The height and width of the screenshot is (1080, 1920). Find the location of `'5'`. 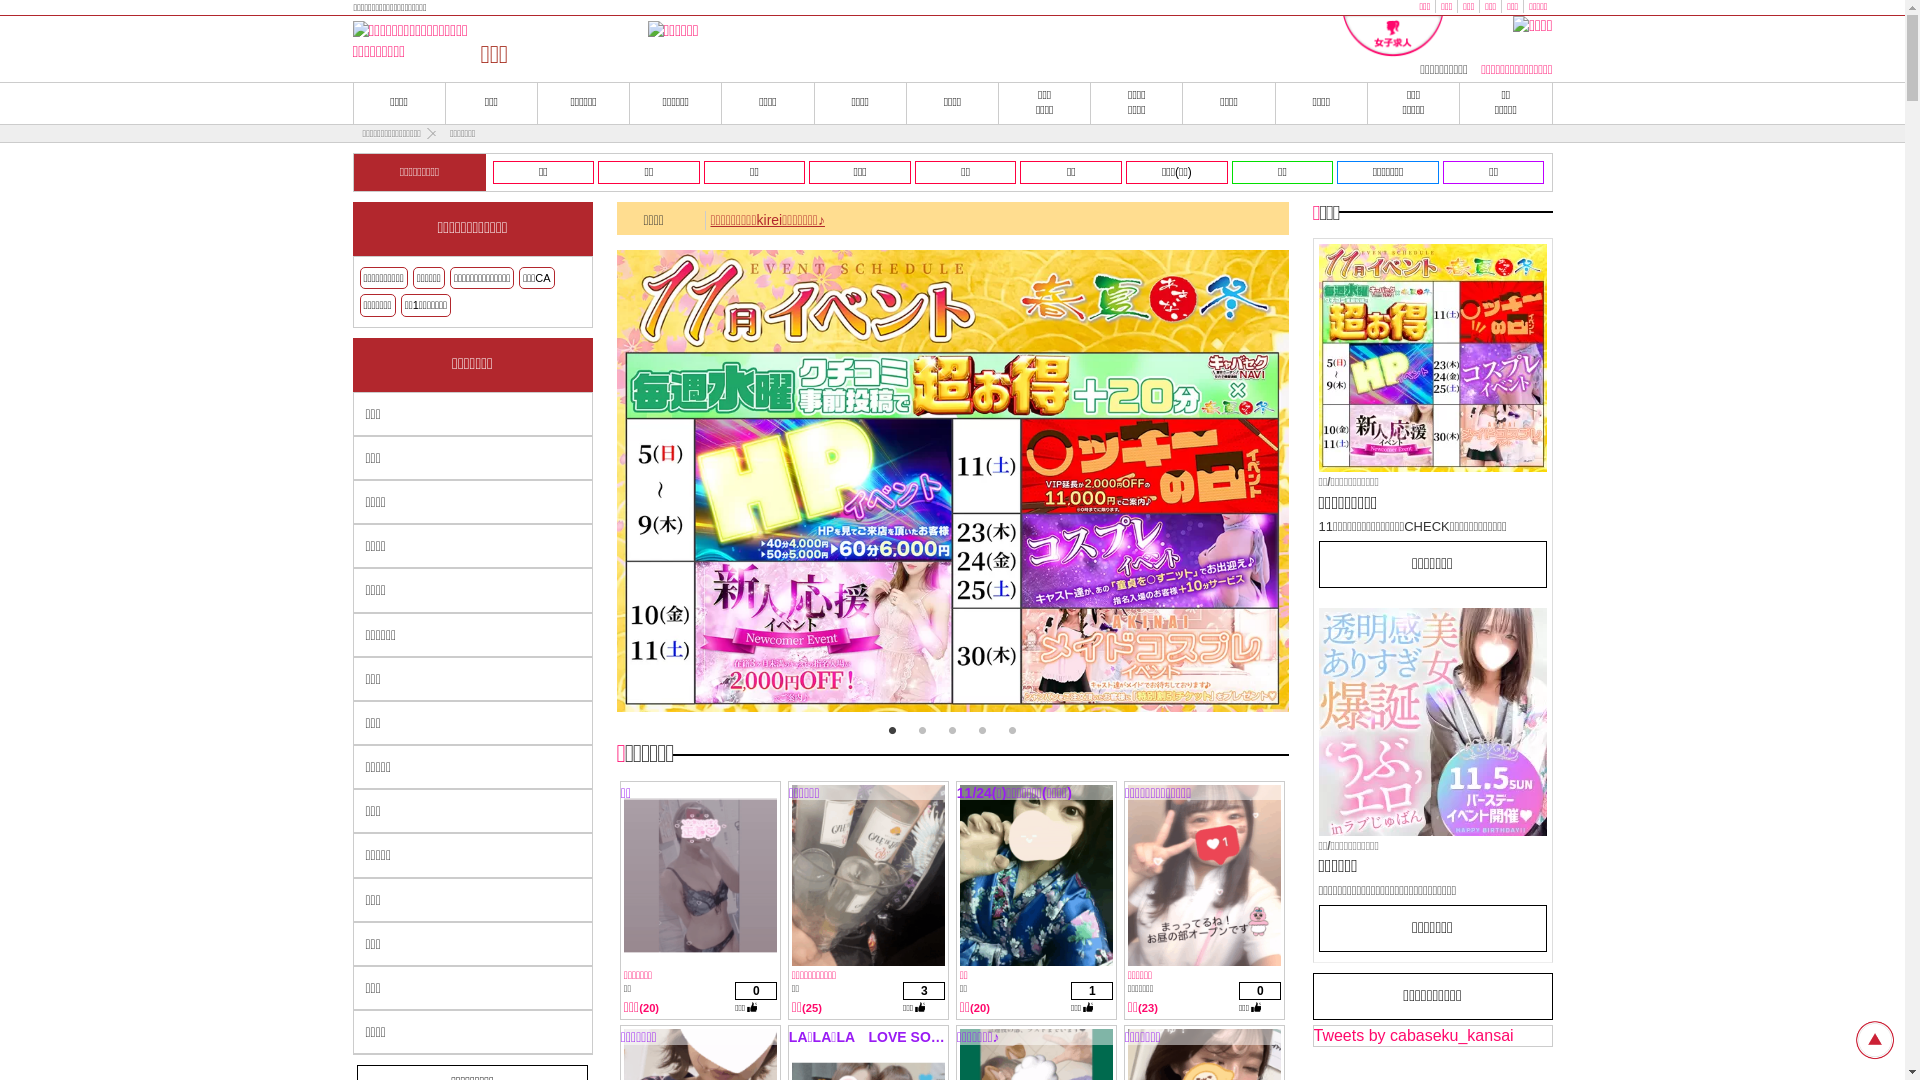

'5' is located at coordinates (1012, 731).